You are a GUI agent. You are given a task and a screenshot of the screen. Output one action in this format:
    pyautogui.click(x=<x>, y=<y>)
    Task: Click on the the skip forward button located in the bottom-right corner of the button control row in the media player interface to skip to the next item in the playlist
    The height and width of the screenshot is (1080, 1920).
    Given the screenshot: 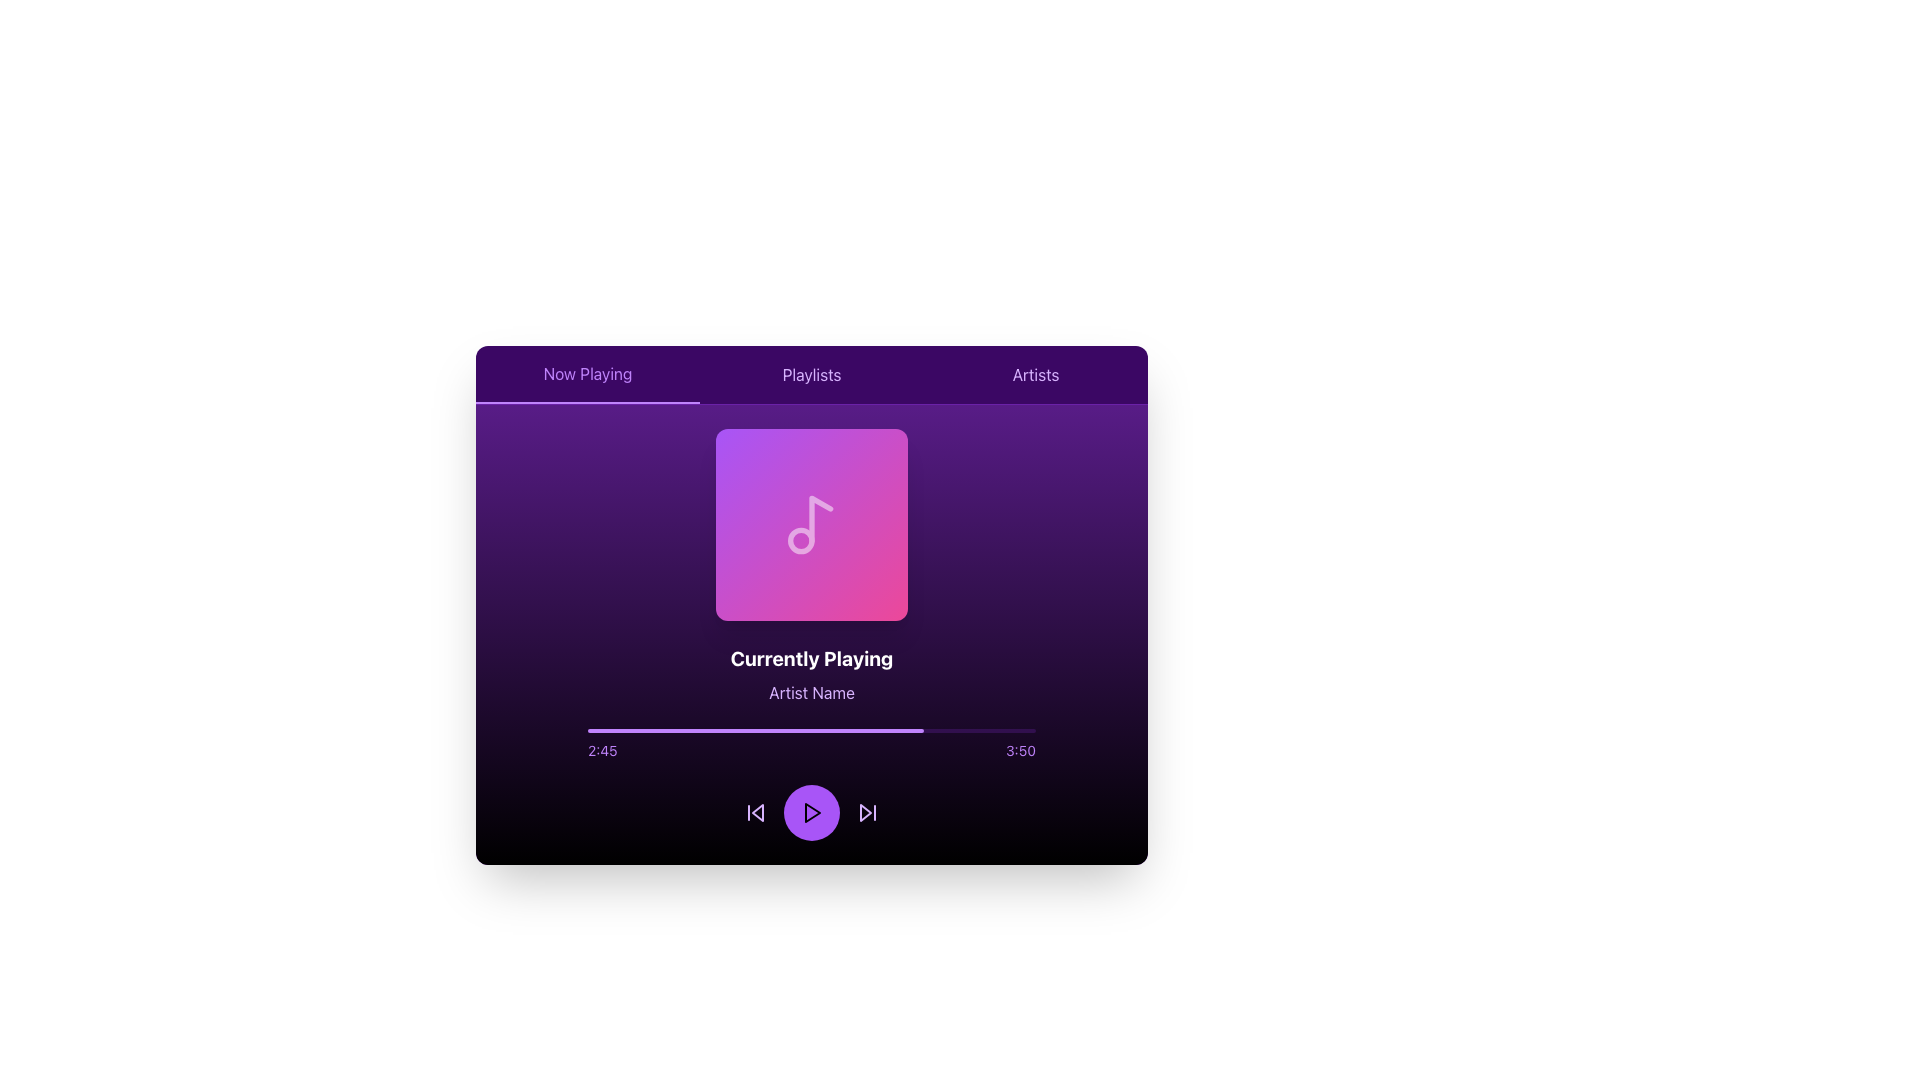 What is the action you would take?
    pyautogui.click(x=868, y=813)
    